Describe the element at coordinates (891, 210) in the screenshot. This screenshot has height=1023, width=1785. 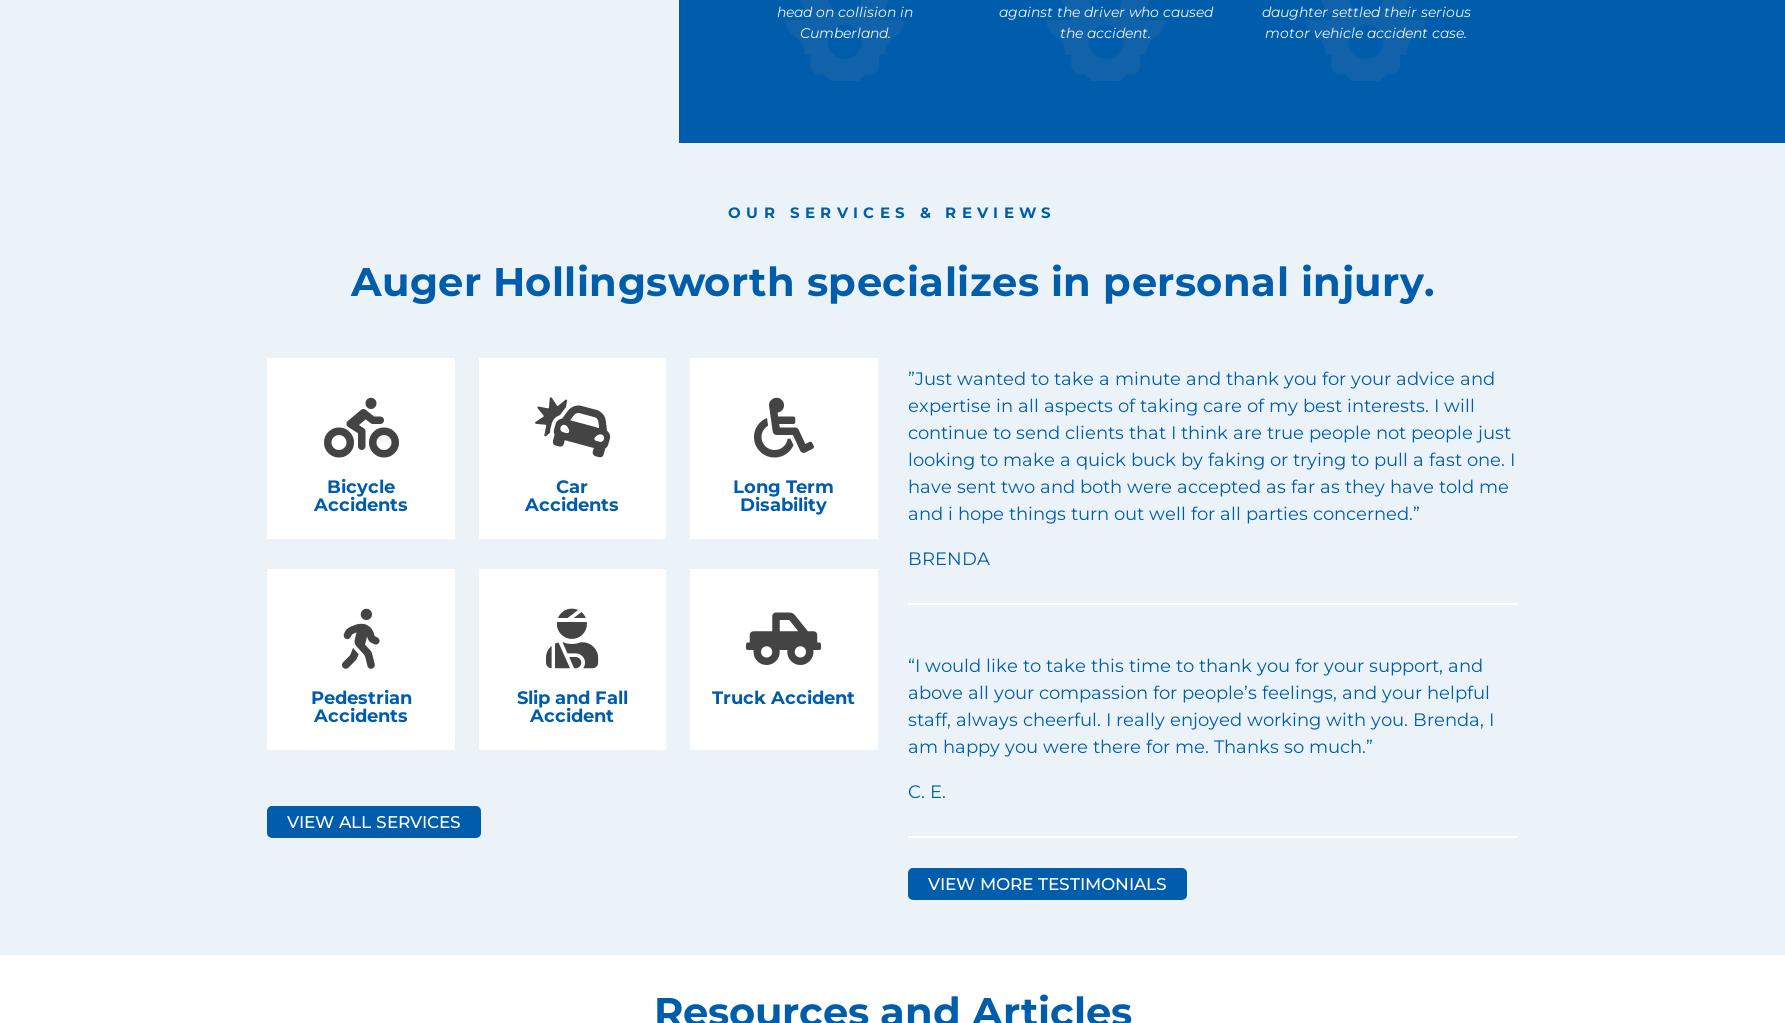
I see `'OUR SERVICES & REVIEWS'` at that location.